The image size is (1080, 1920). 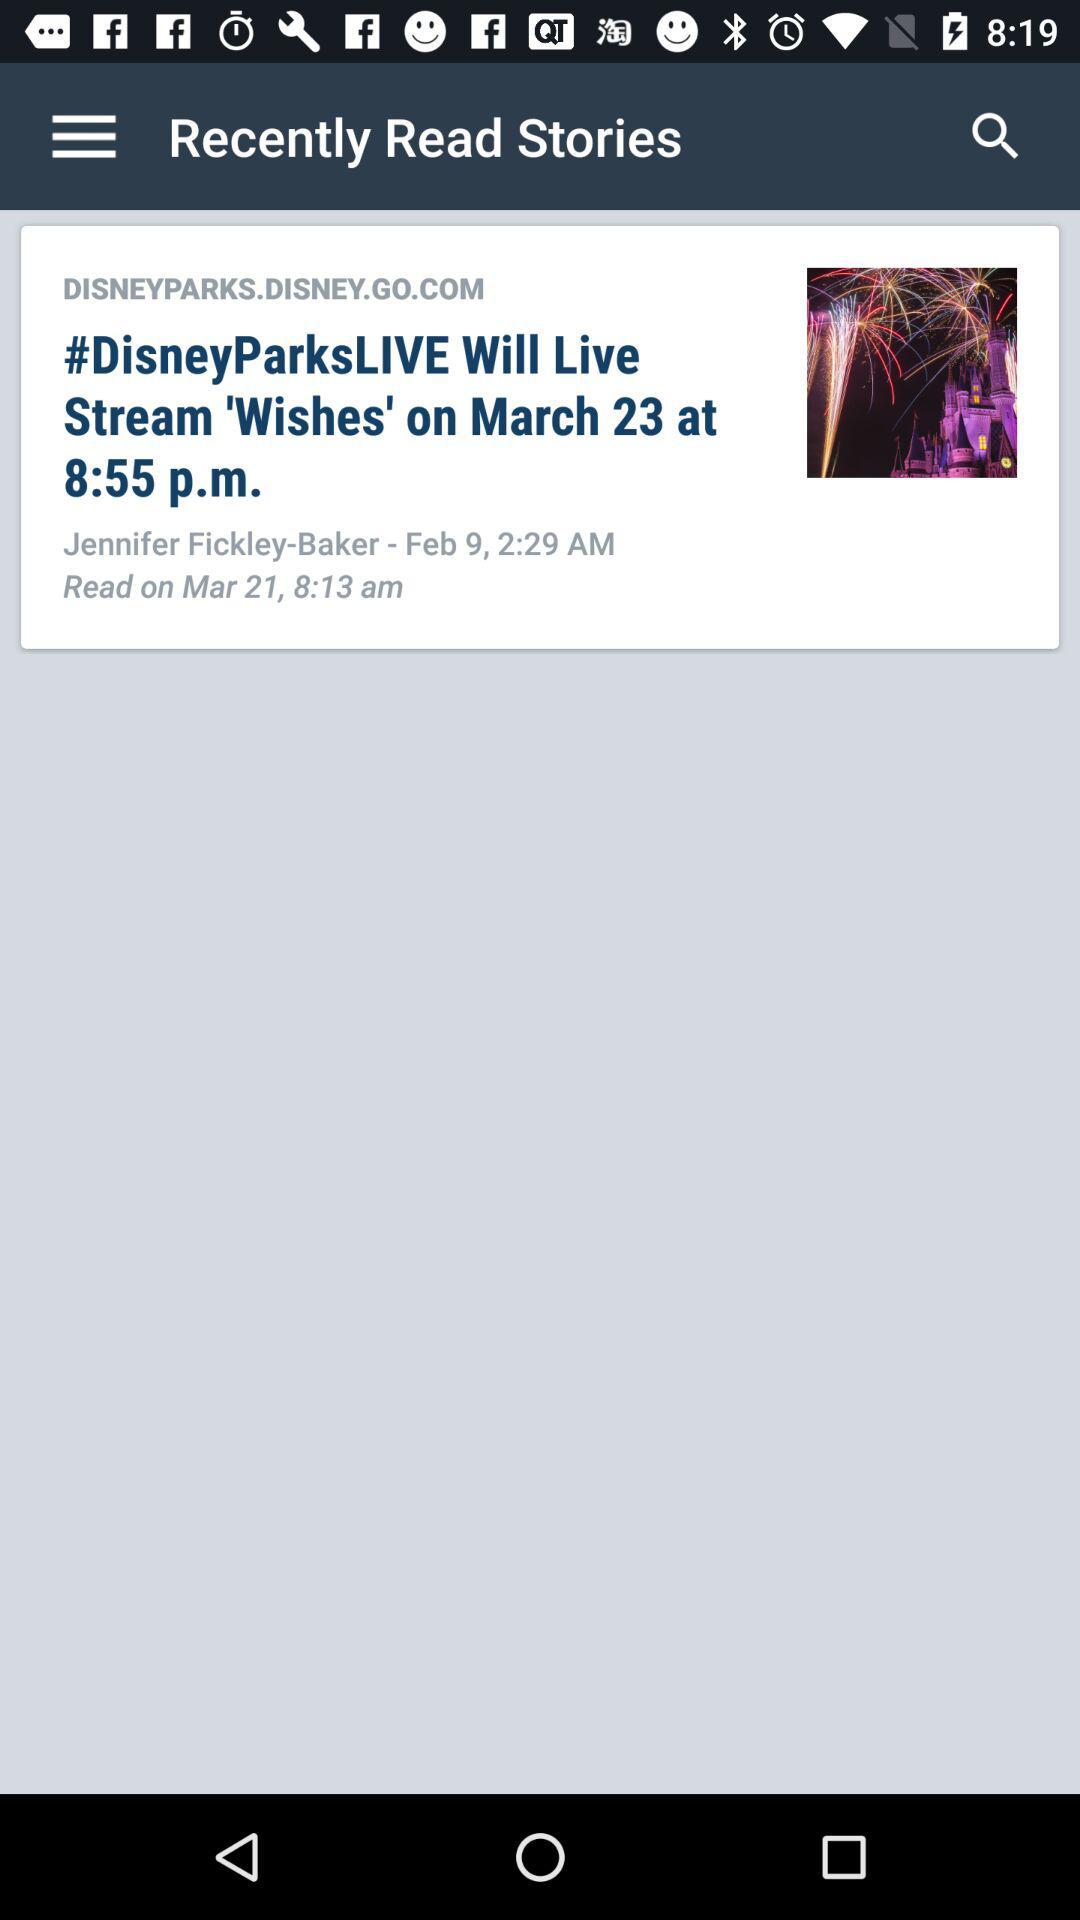 What do you see at coordinates (911, 372) in the screenshot?
I see `the icon to the right of disneyparks disney go item` at bounding box center [911, 372].